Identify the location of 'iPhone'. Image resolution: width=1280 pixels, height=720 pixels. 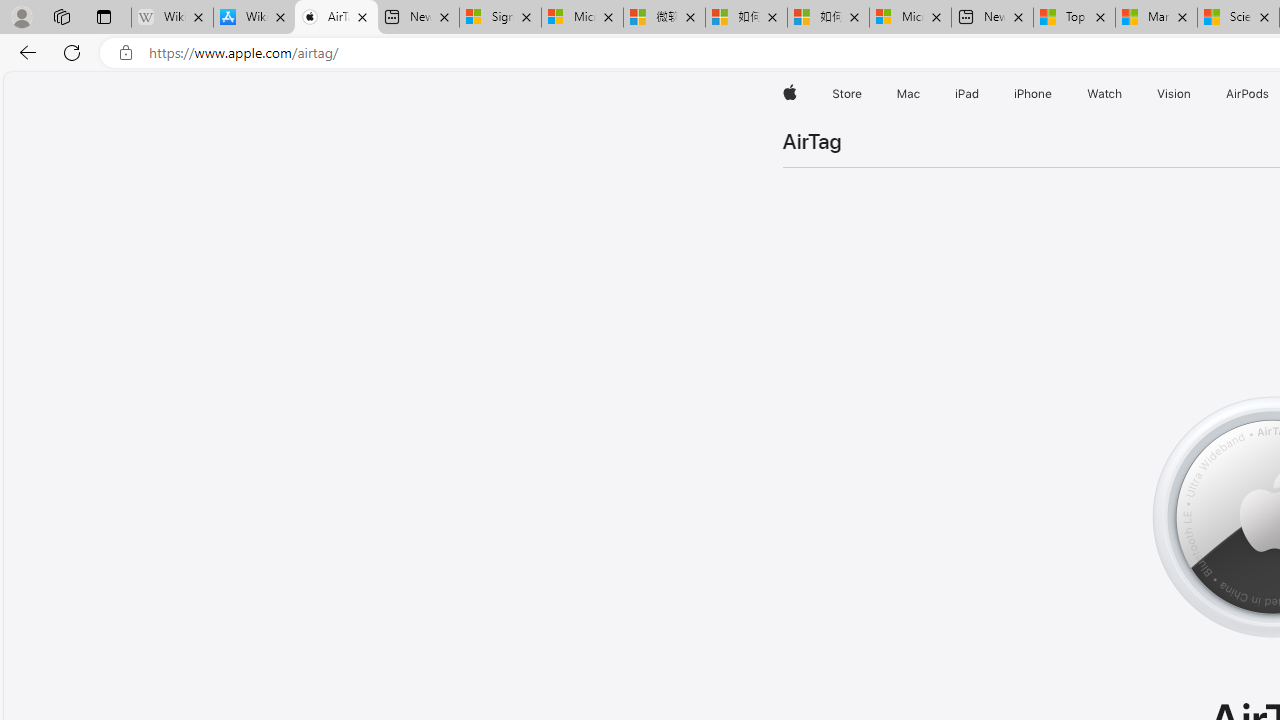
(1033, 93).